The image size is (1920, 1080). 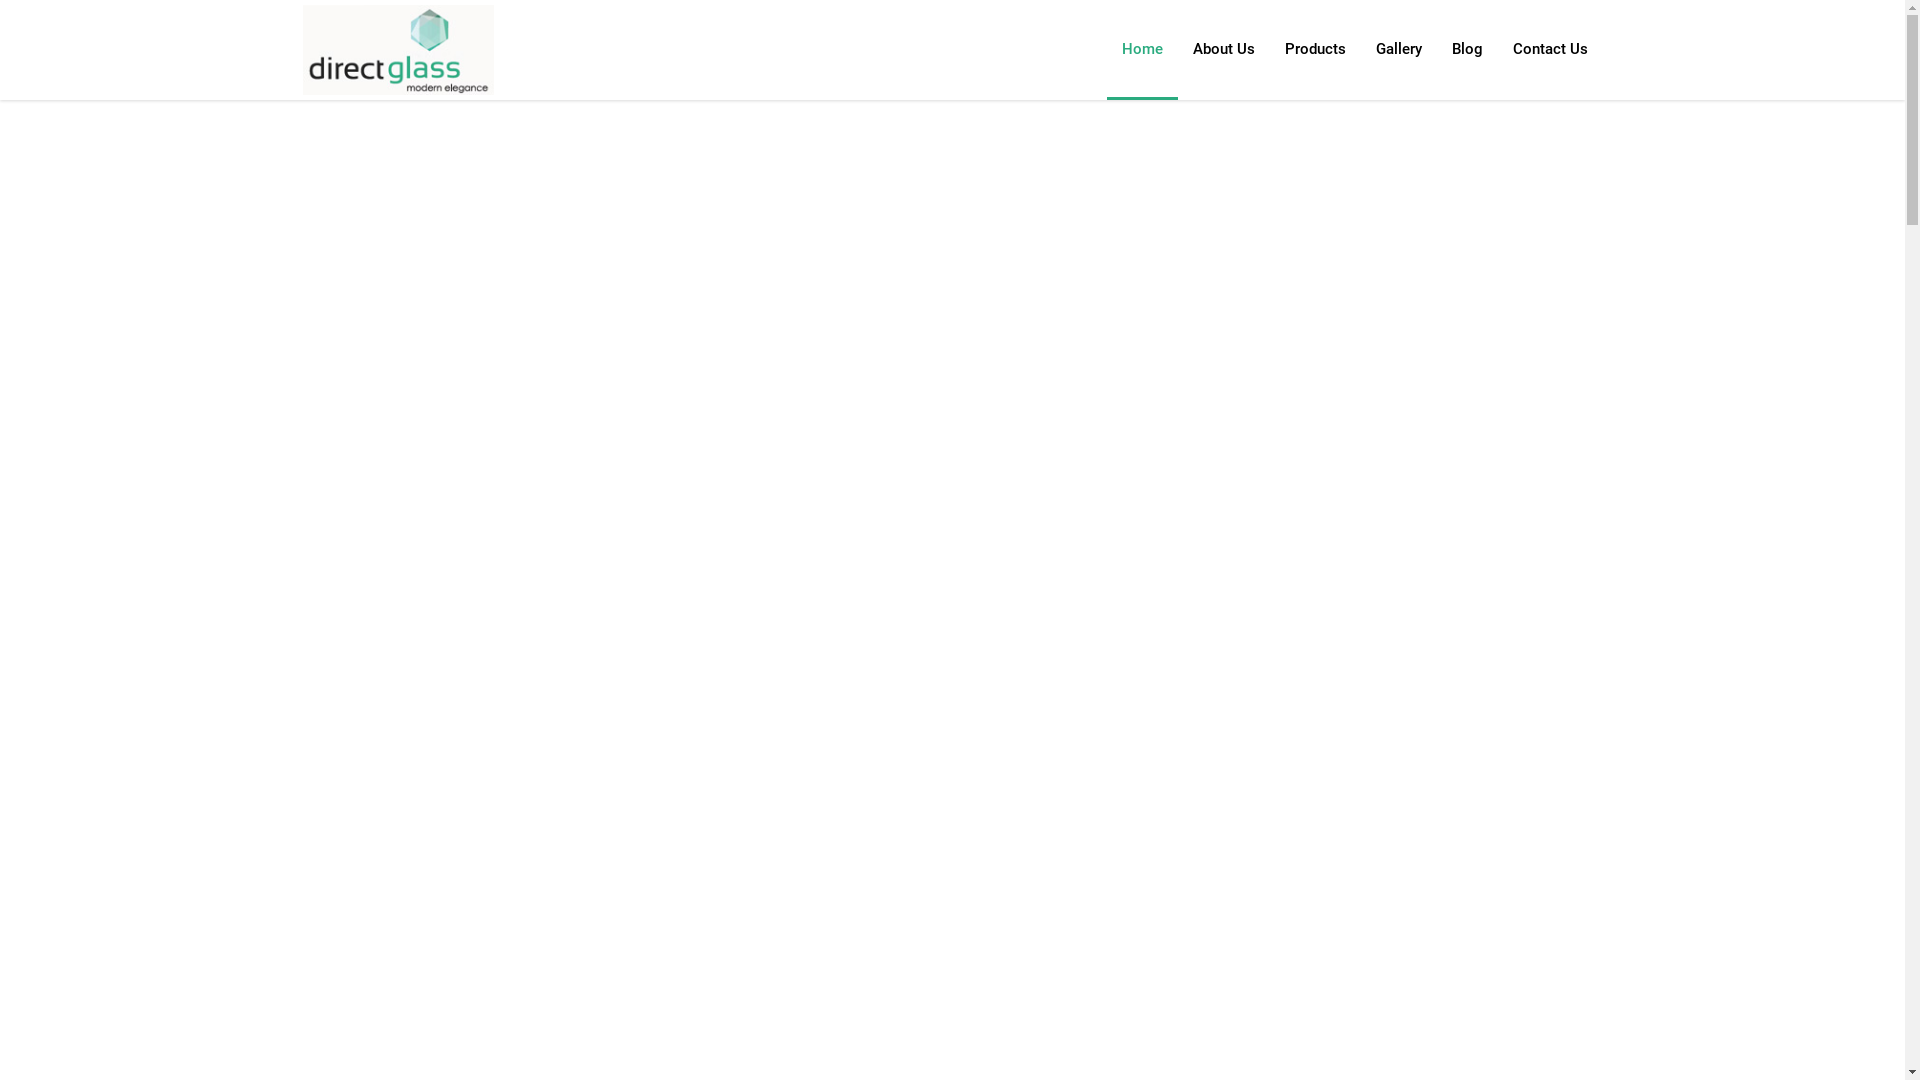 What do you see at coordinates (1141, 49) in the screenshot?
I see `'Home'` at bounding box center [1141, 49].